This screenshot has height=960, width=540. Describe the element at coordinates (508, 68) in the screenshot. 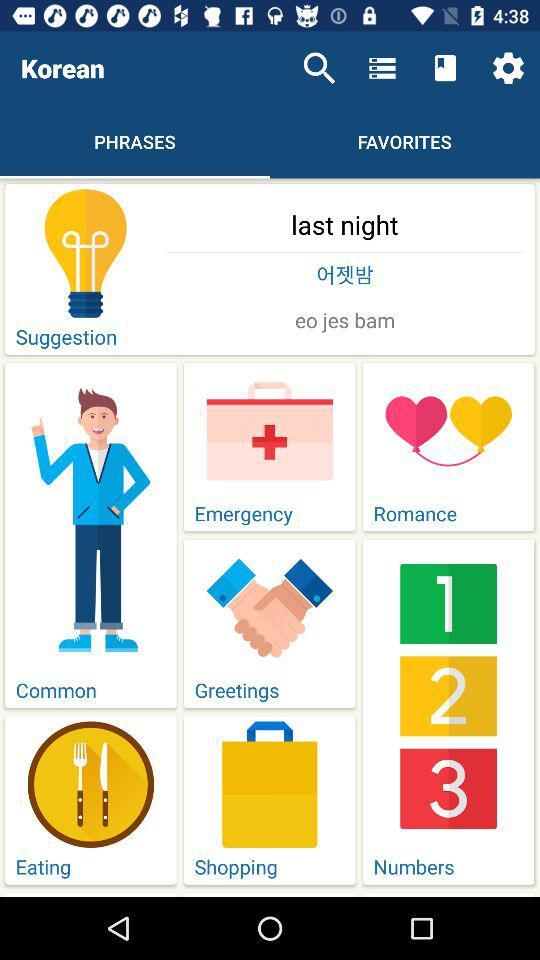

I see `the item above last night item` at that location.